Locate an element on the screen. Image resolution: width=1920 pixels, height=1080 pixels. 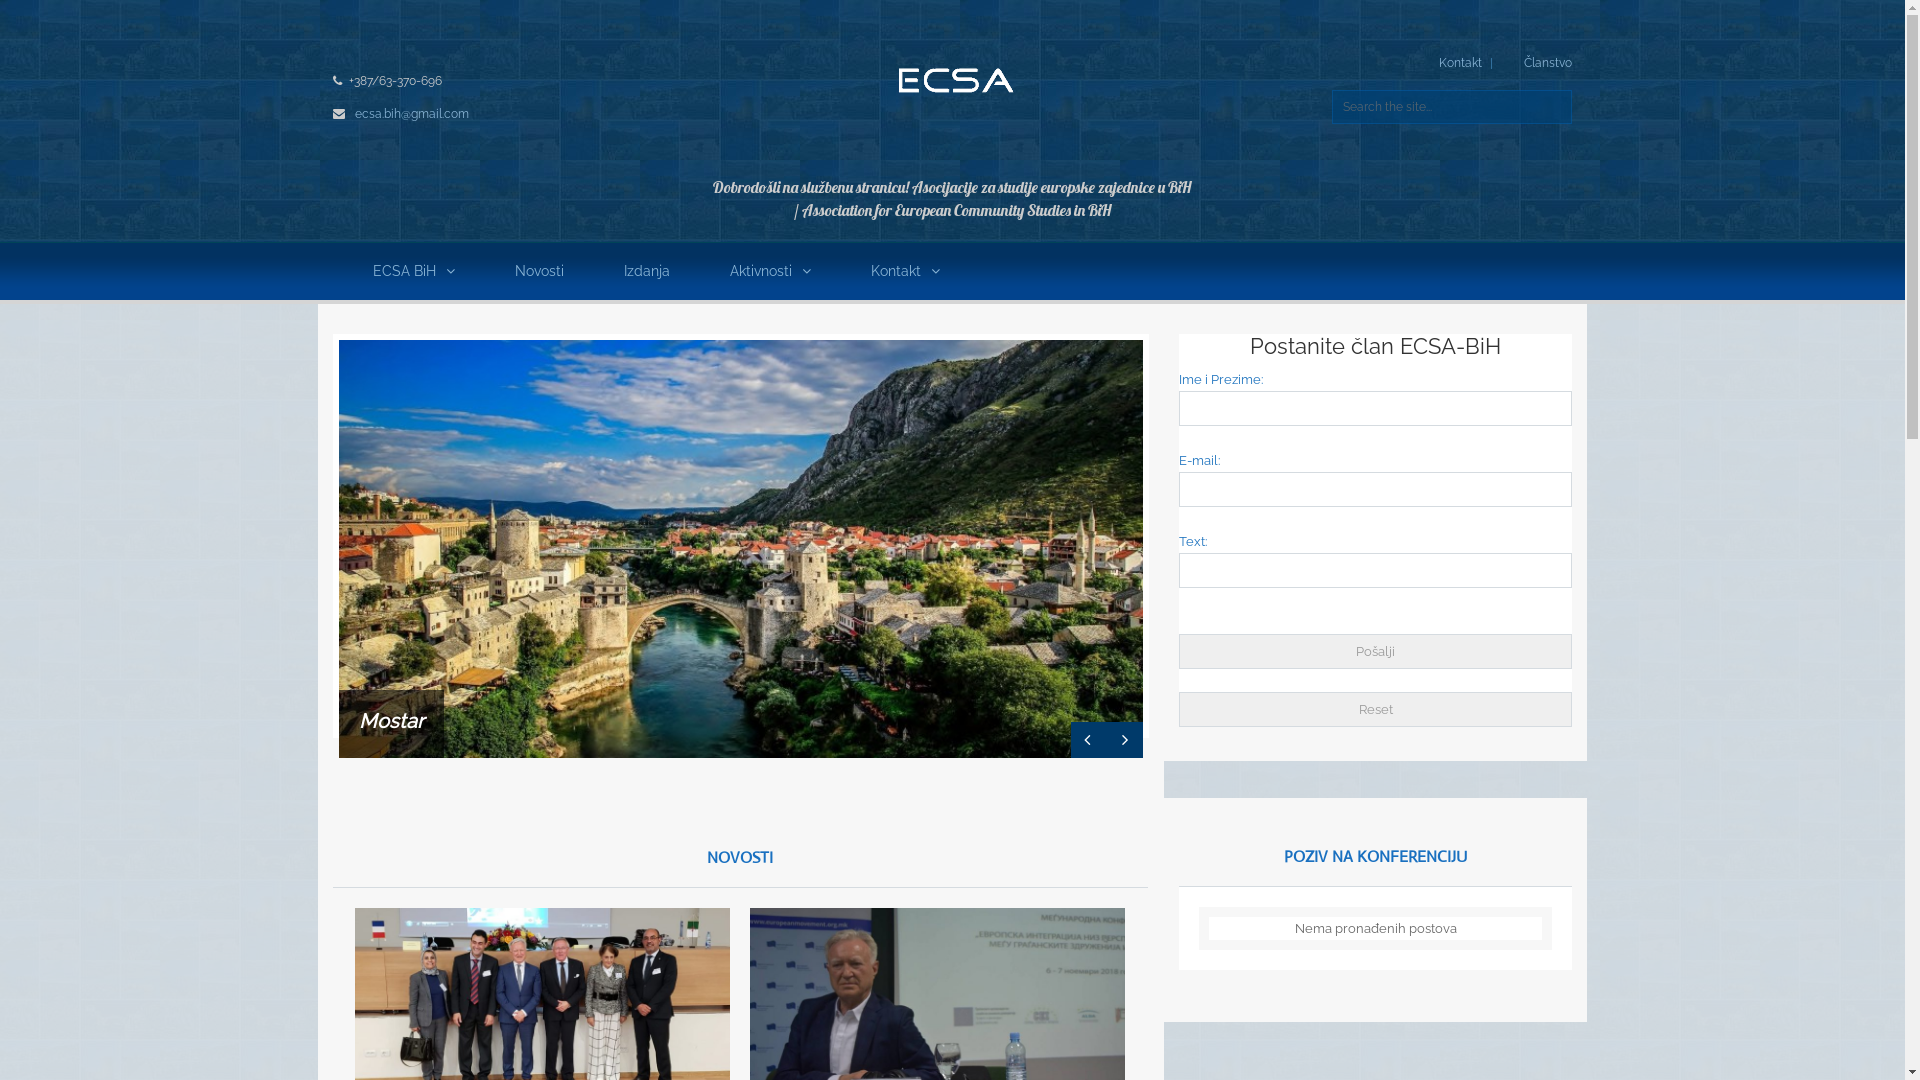
'Aktivnosti' is located at coordinates (769, 271).